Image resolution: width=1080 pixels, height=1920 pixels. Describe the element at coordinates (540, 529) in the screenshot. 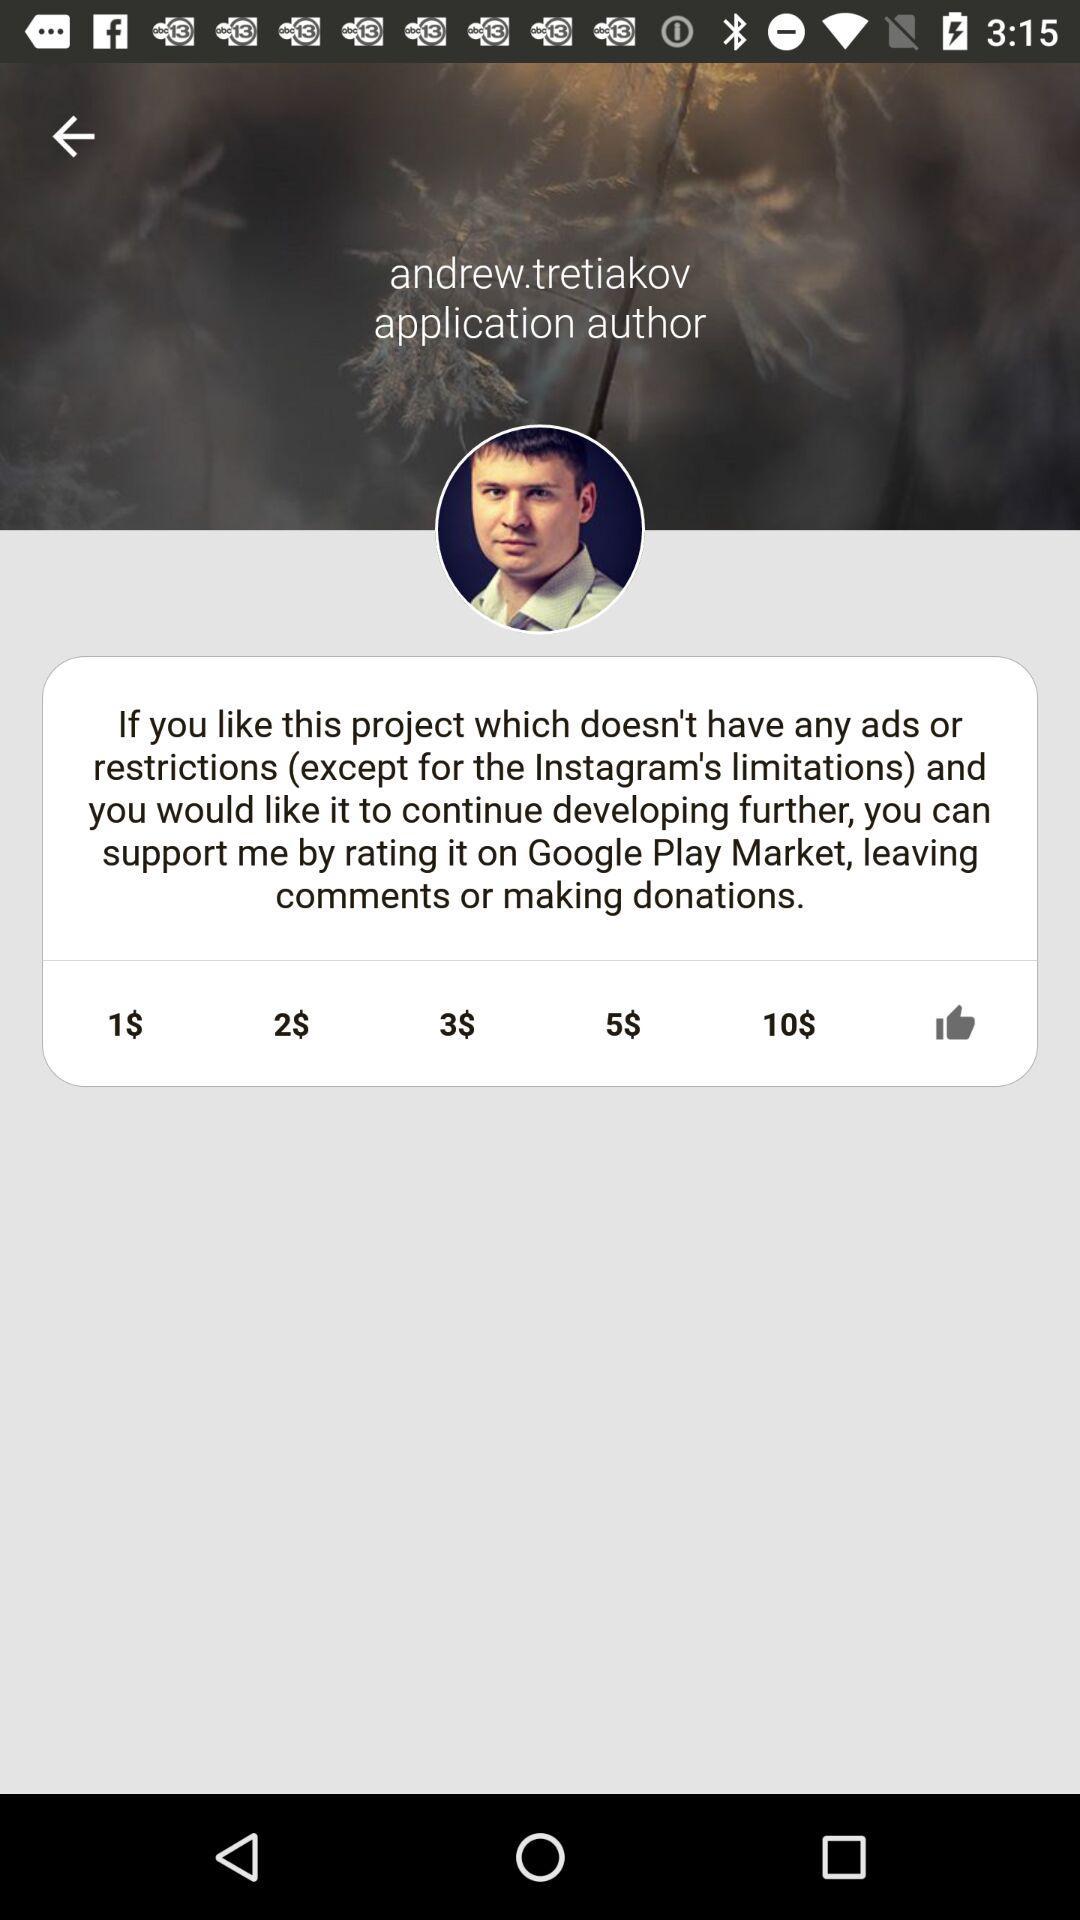

I see `user profile image` at that location.